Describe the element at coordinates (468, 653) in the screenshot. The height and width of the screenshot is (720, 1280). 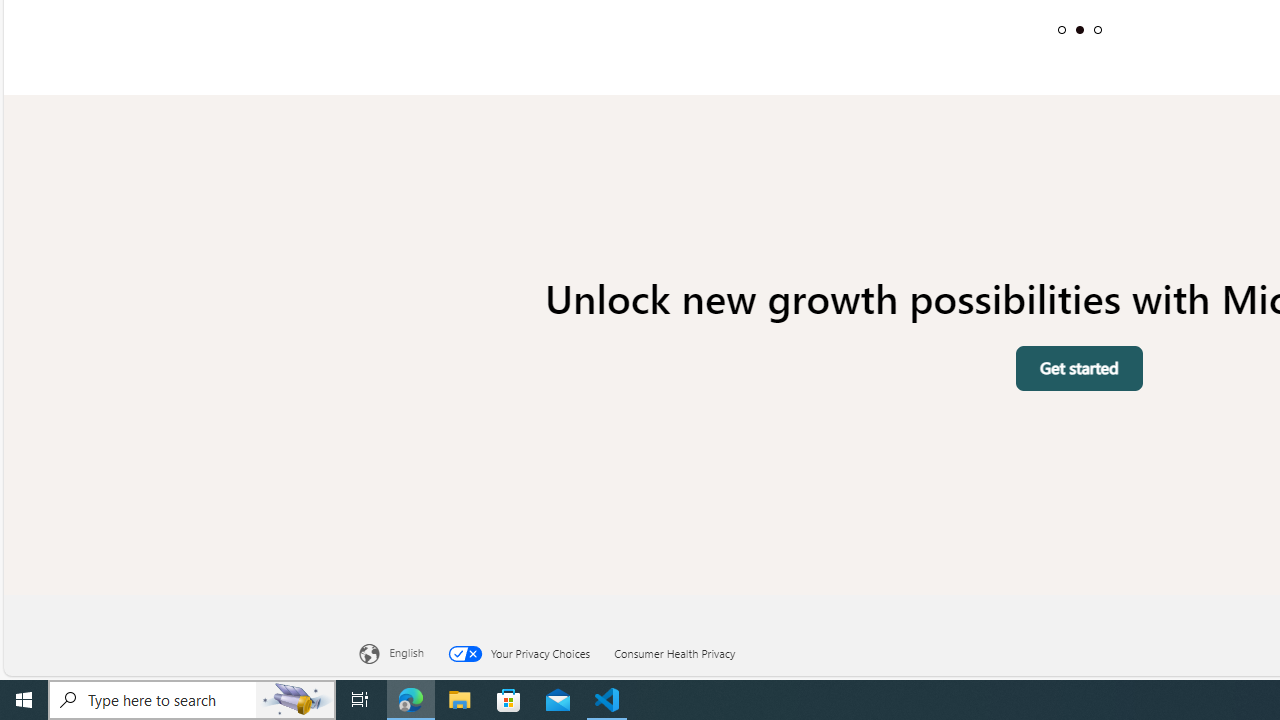
I see `'Your Privacy Choices Opt-Out Icon'` at that location.